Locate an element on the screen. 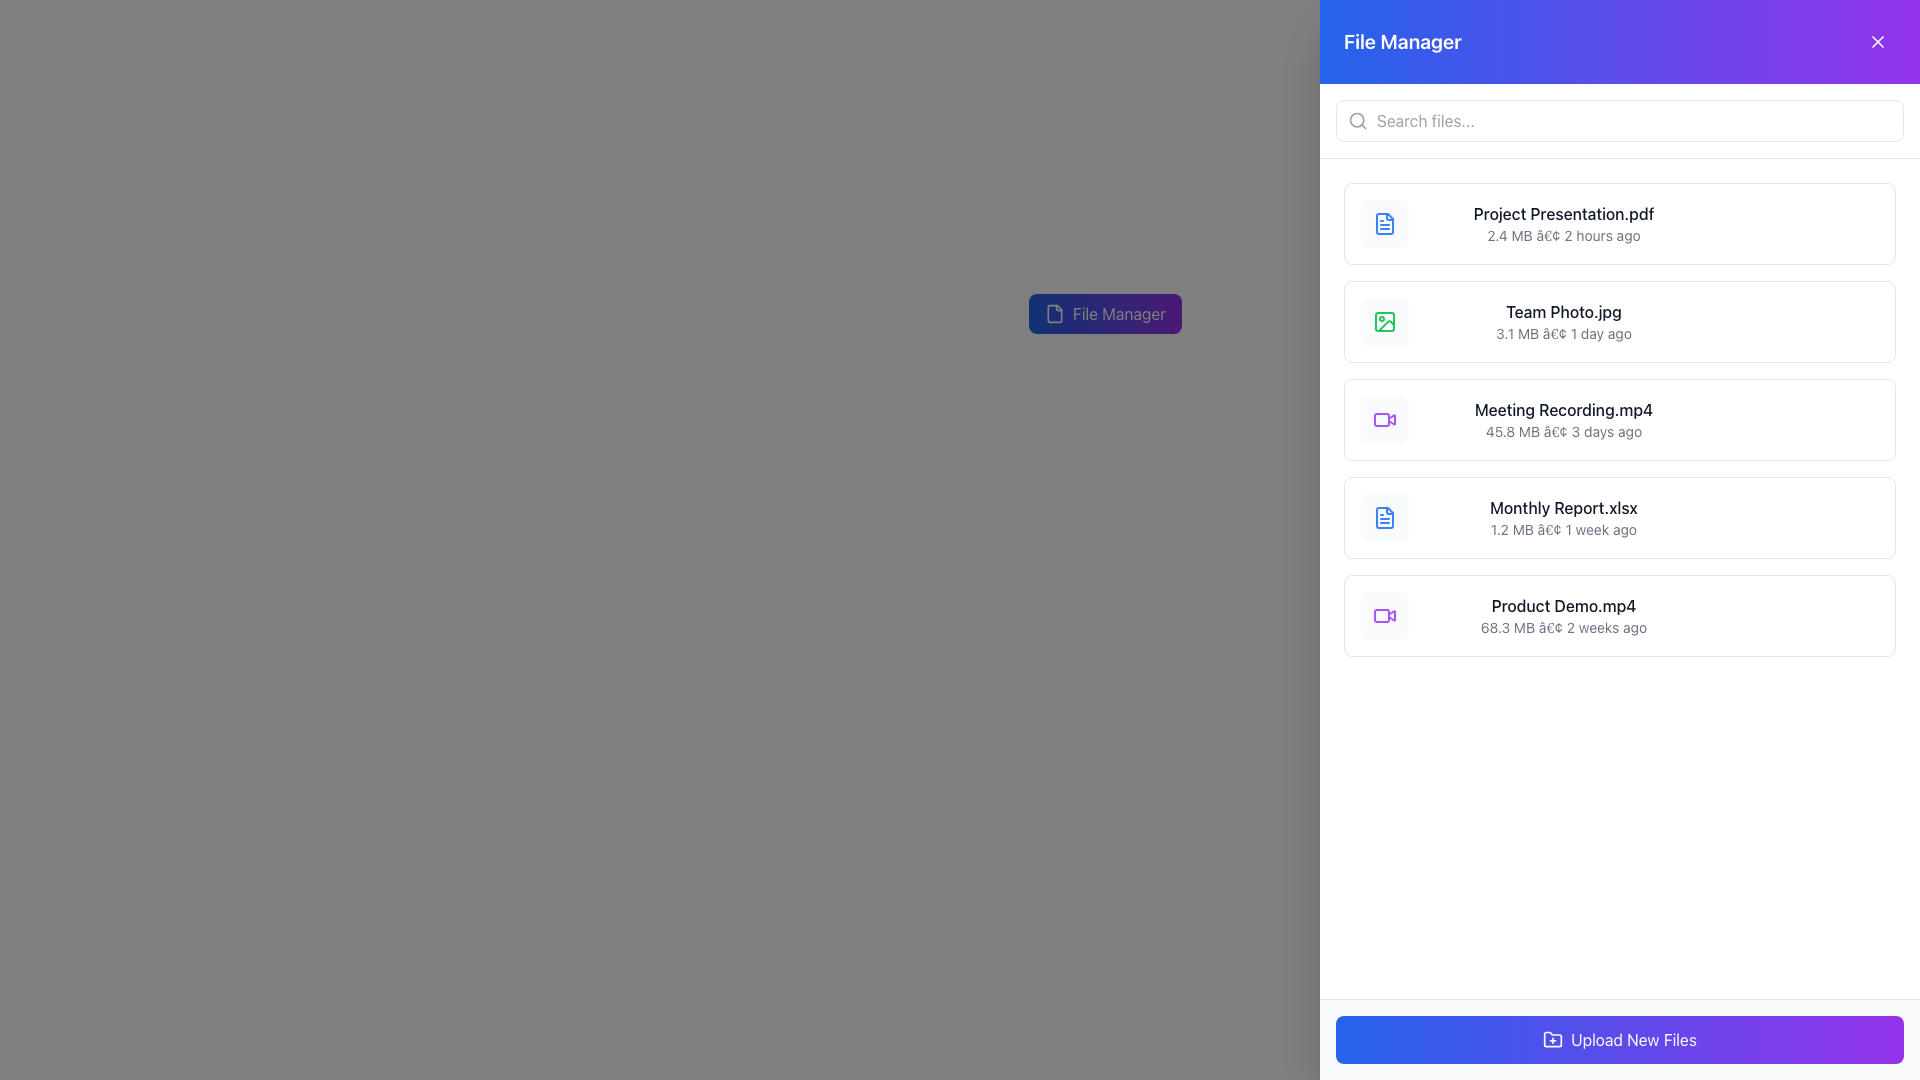  the file entry 'Project Presentation.pdf' is located at coordinates (1620, 223).